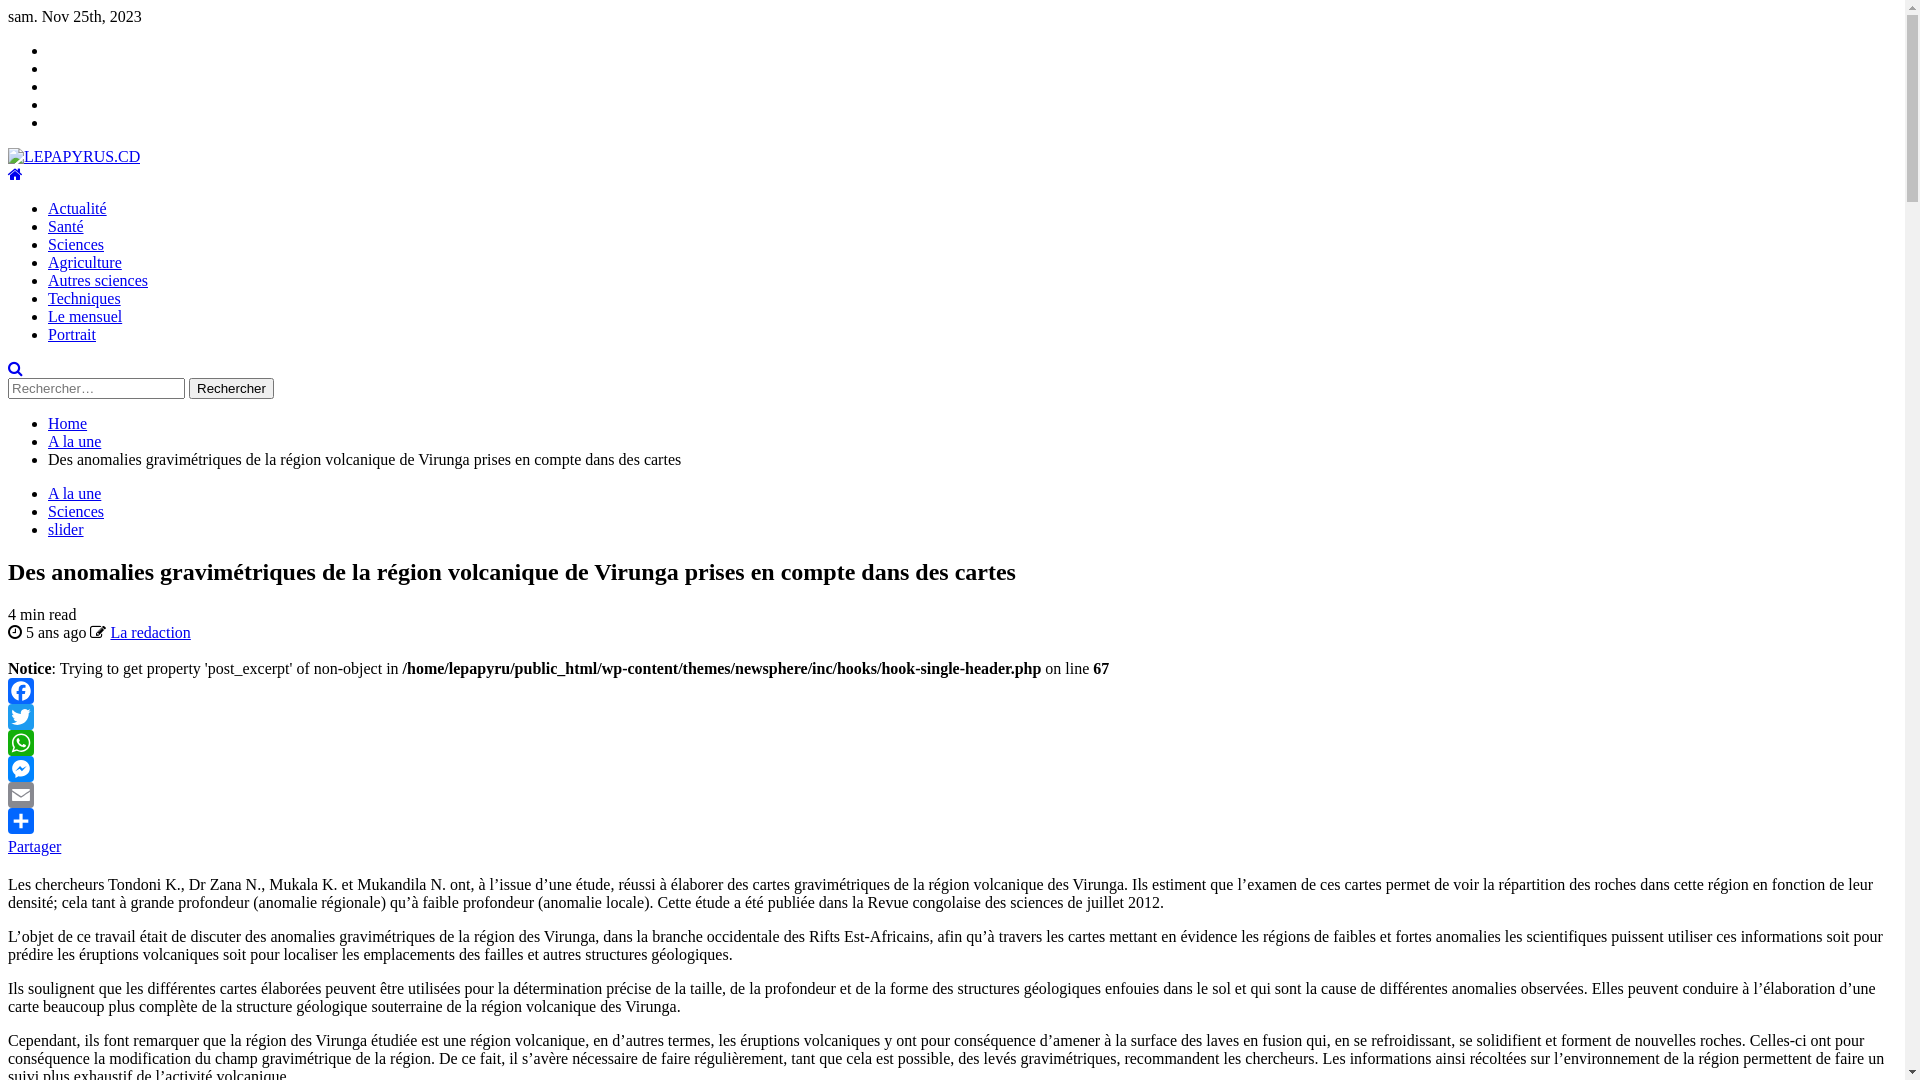 This screenshot has width=1920, height=1080. I want to click on 'A la une', so click(74, 493).